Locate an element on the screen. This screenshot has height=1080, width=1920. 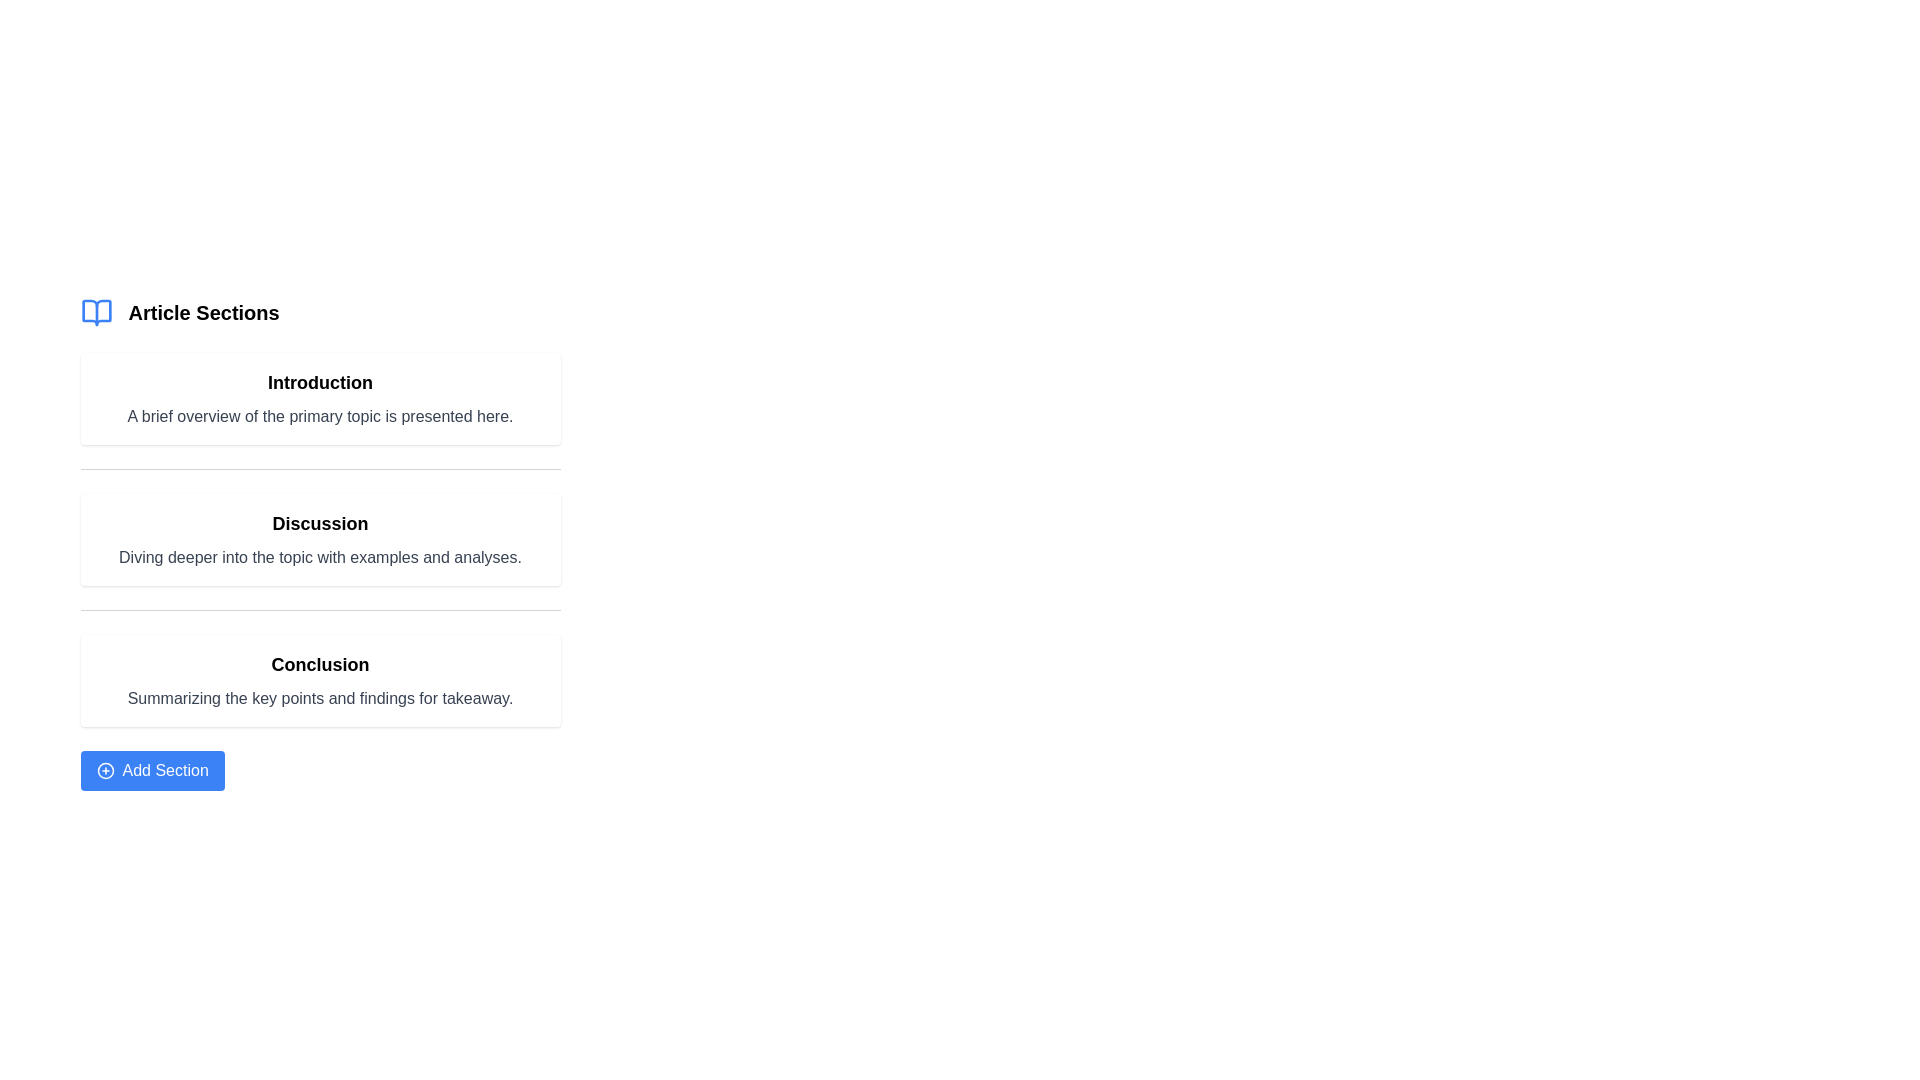
the circular icon containing a plus symbol (+) that is part of the 'Add Section' button located at the bottom-left corner of the interface is located at coordinates (104, 770).